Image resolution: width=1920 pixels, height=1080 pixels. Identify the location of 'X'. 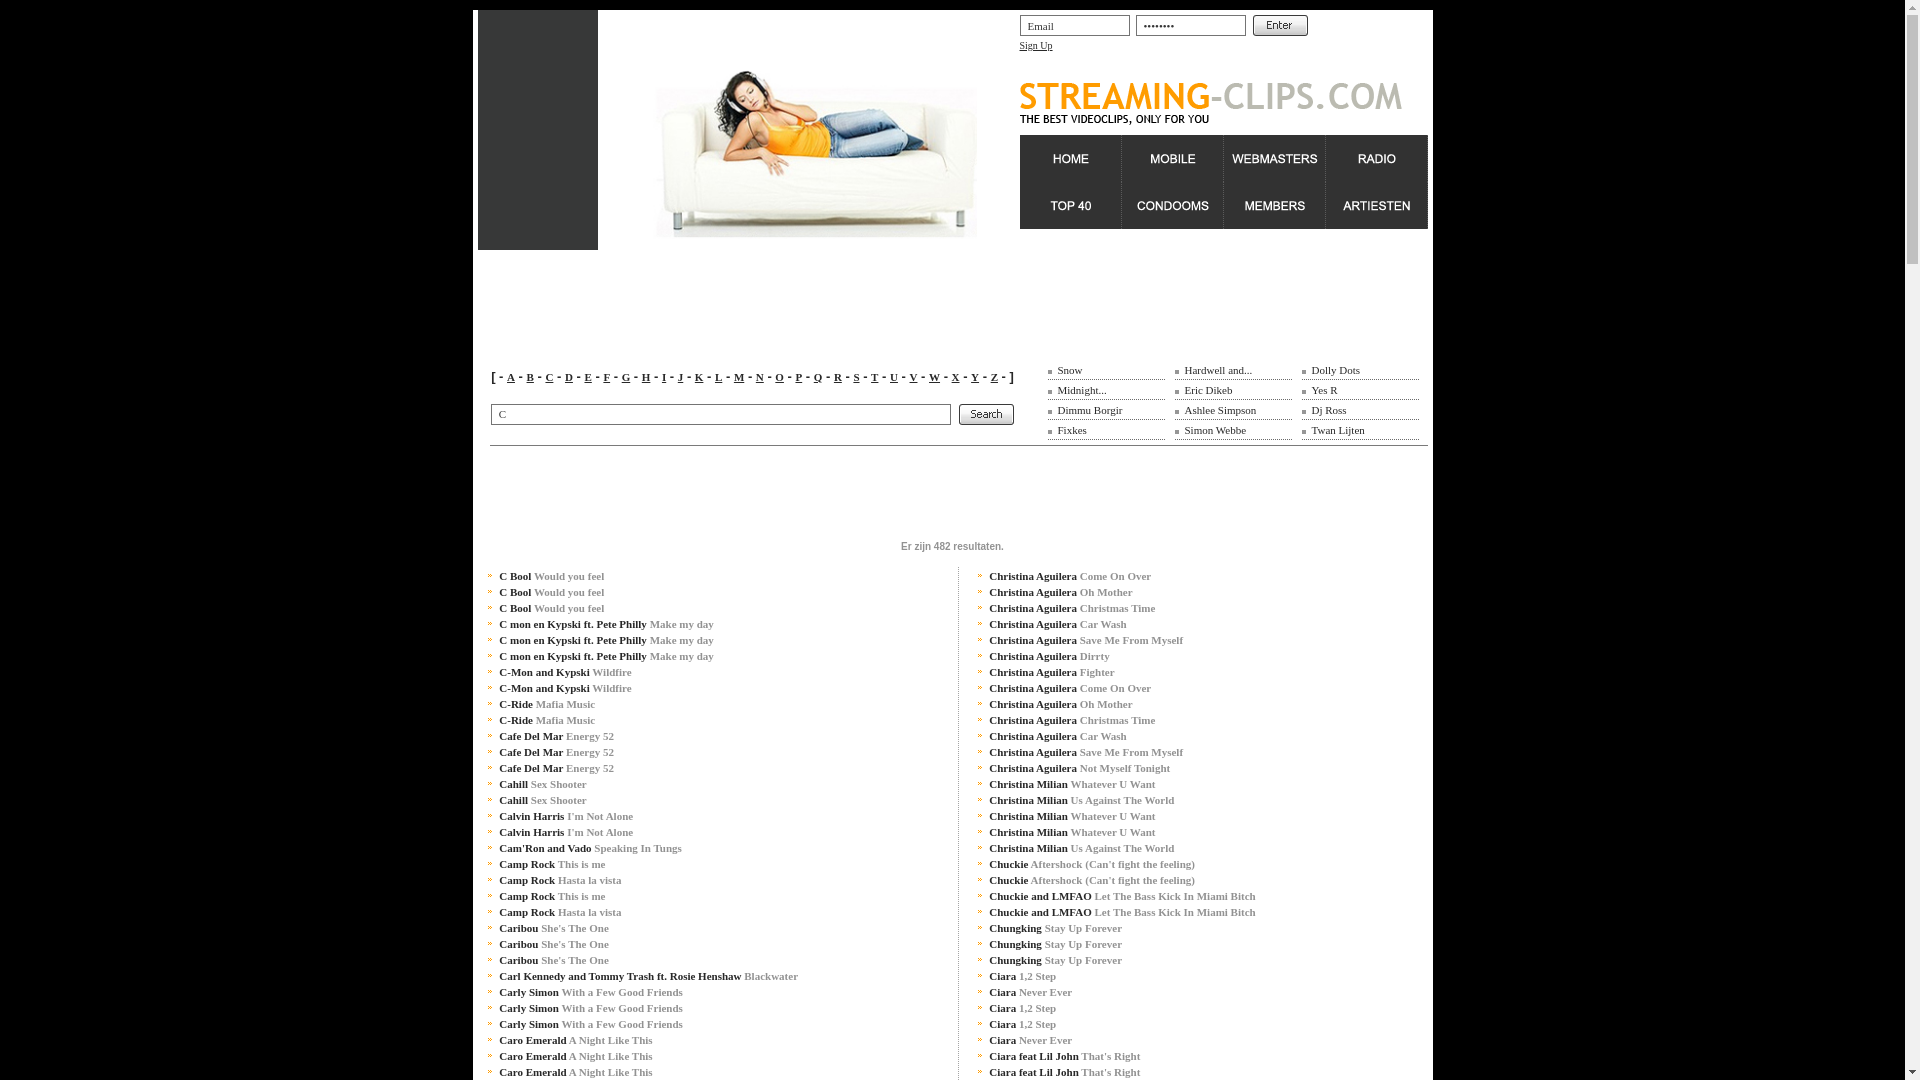
(954, 377).